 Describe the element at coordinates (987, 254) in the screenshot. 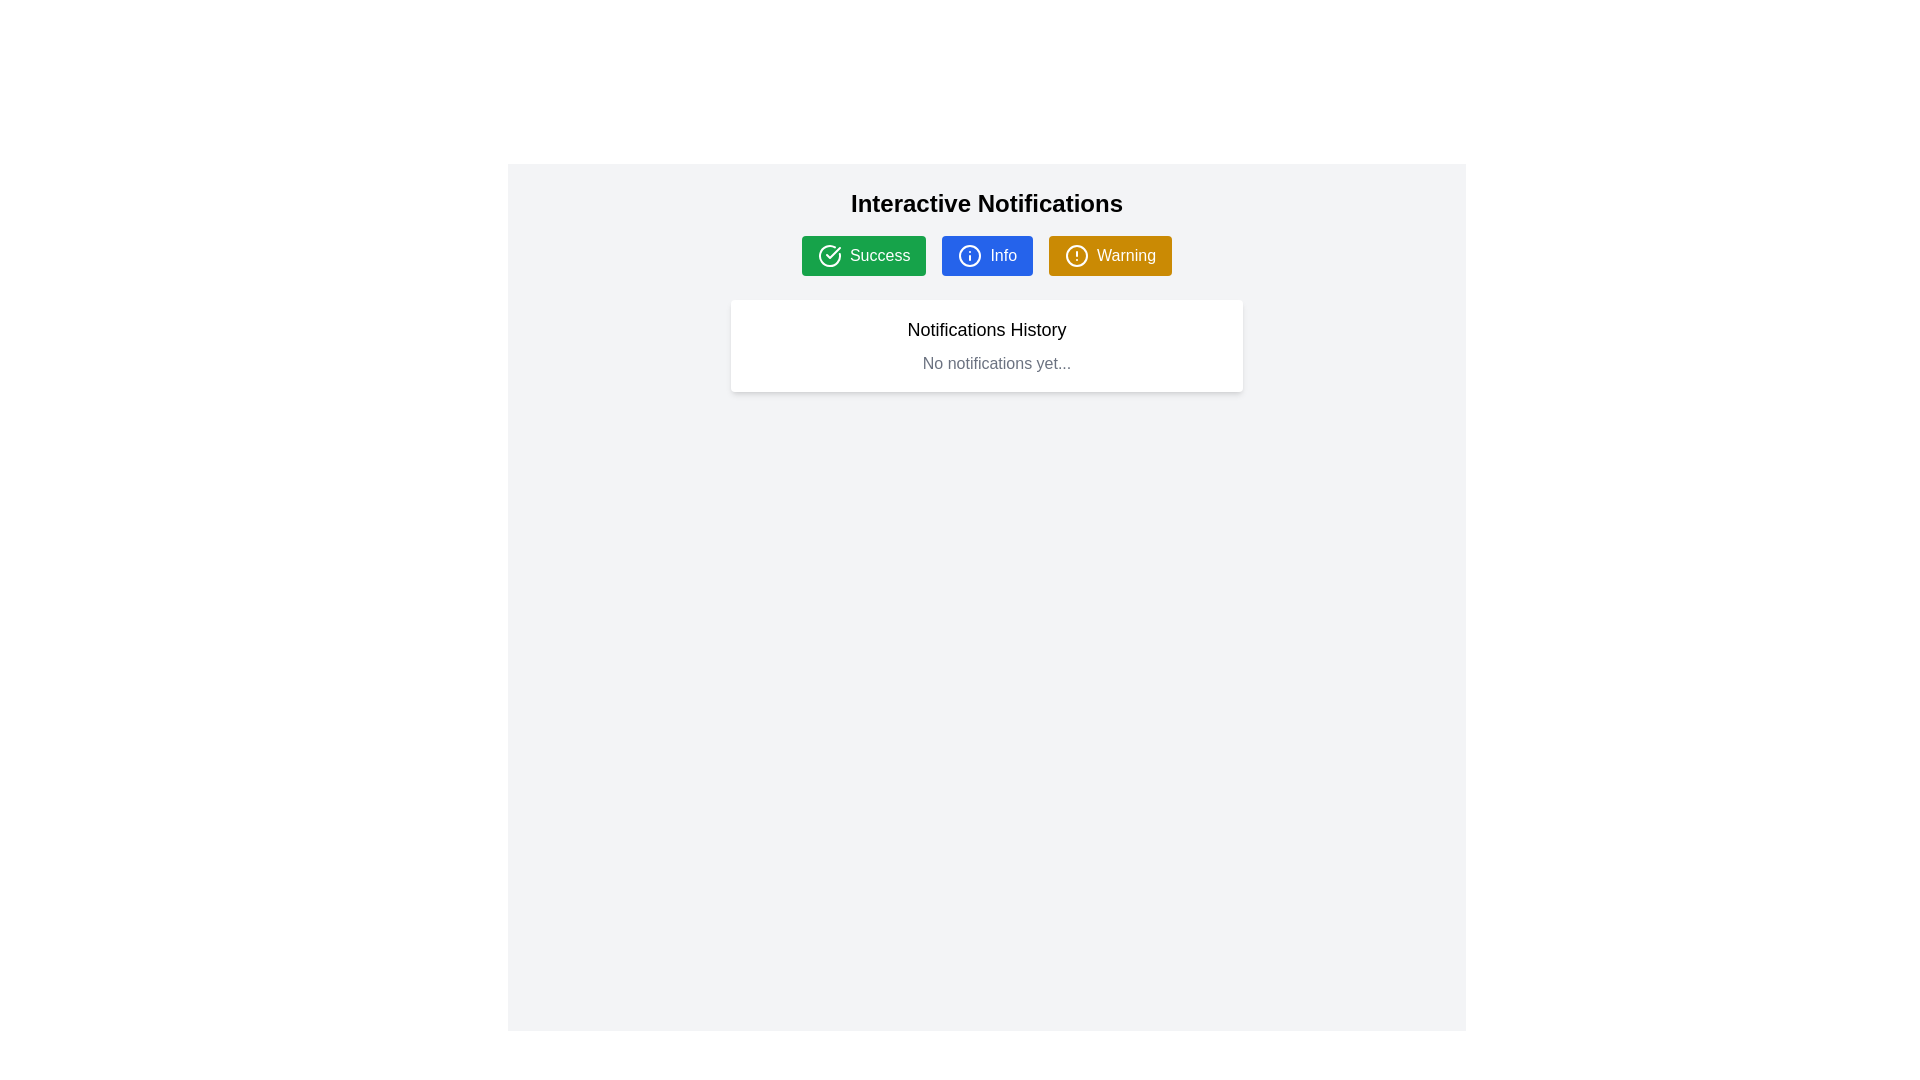

I see `the blue 'Info' button with rounded corners located under the header 'Interactive Notifications'` at that location.